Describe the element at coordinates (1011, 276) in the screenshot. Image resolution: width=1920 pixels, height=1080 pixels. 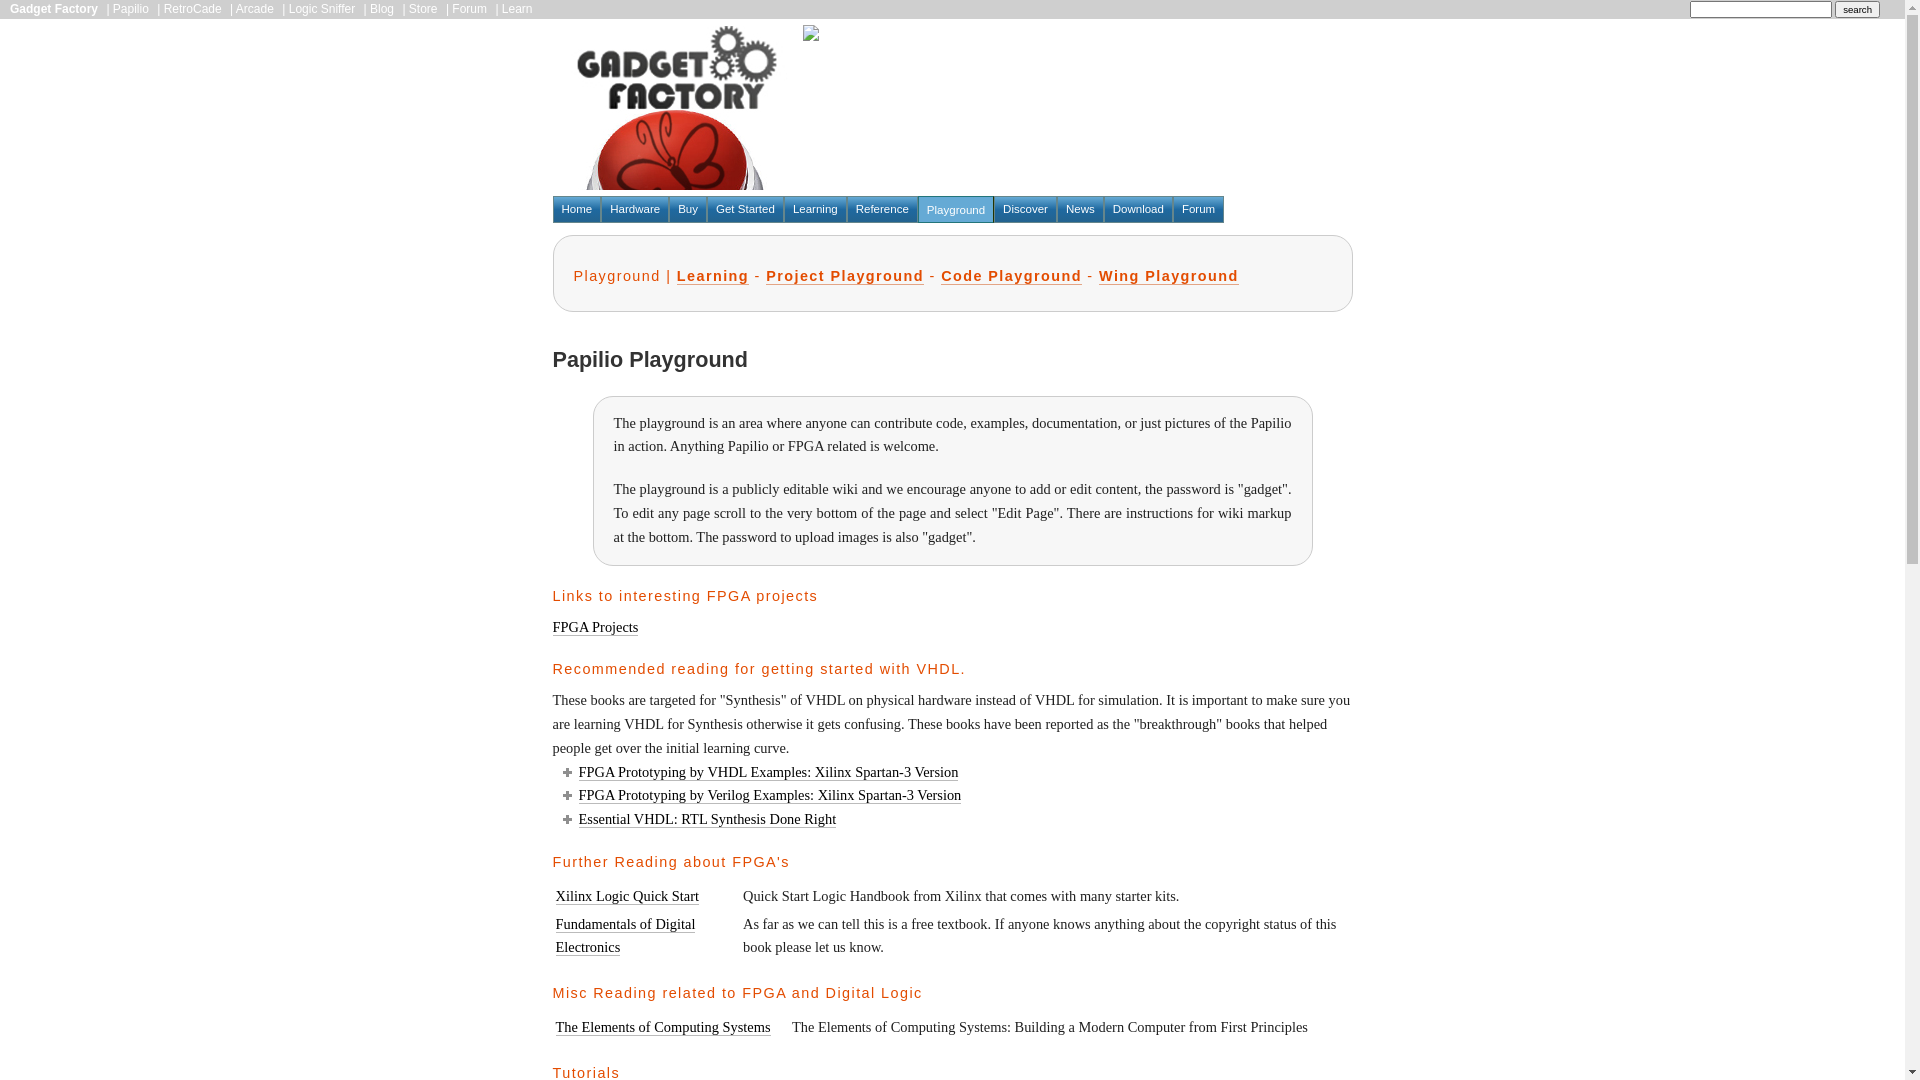
I see `'Code Playground'` at that location.